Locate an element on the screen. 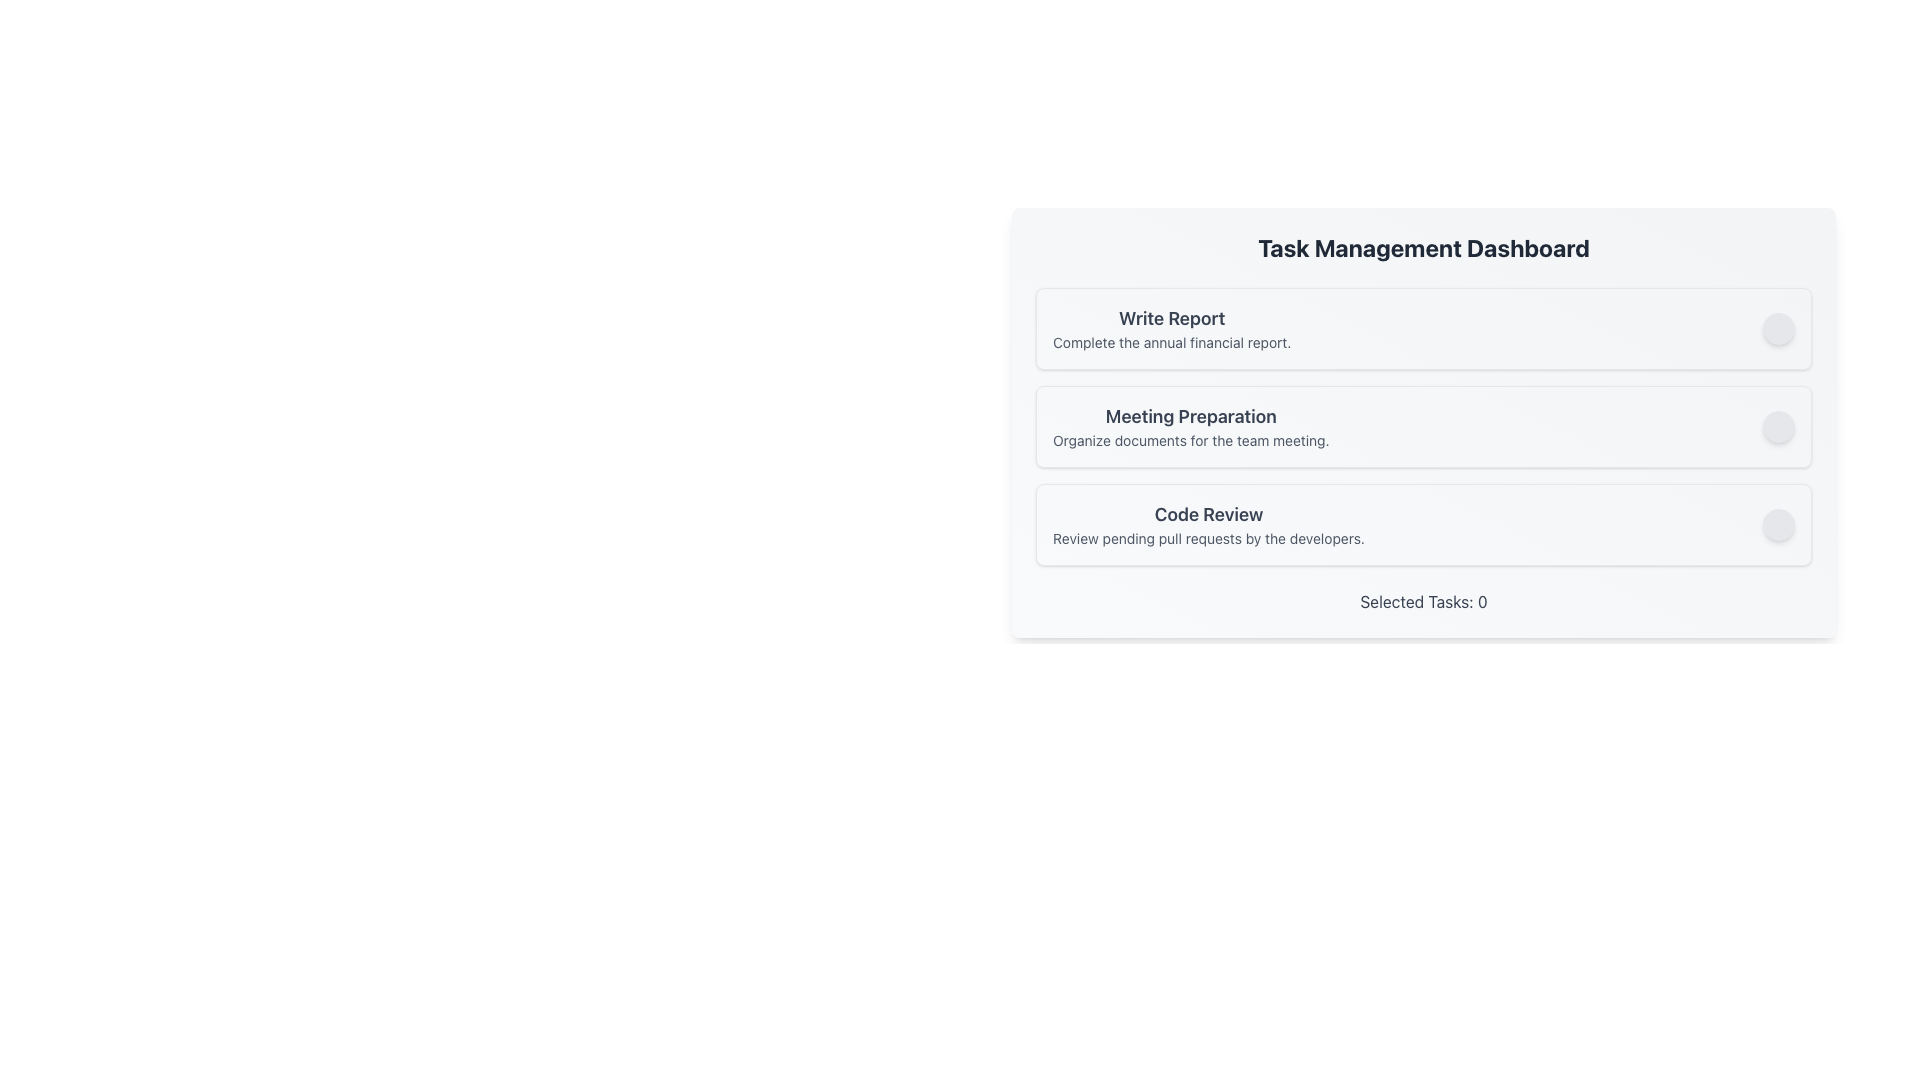 The image size is (1920, 1080). the rightmost button associated with the 'Code Review' task is located at coordinates (1779, 523).